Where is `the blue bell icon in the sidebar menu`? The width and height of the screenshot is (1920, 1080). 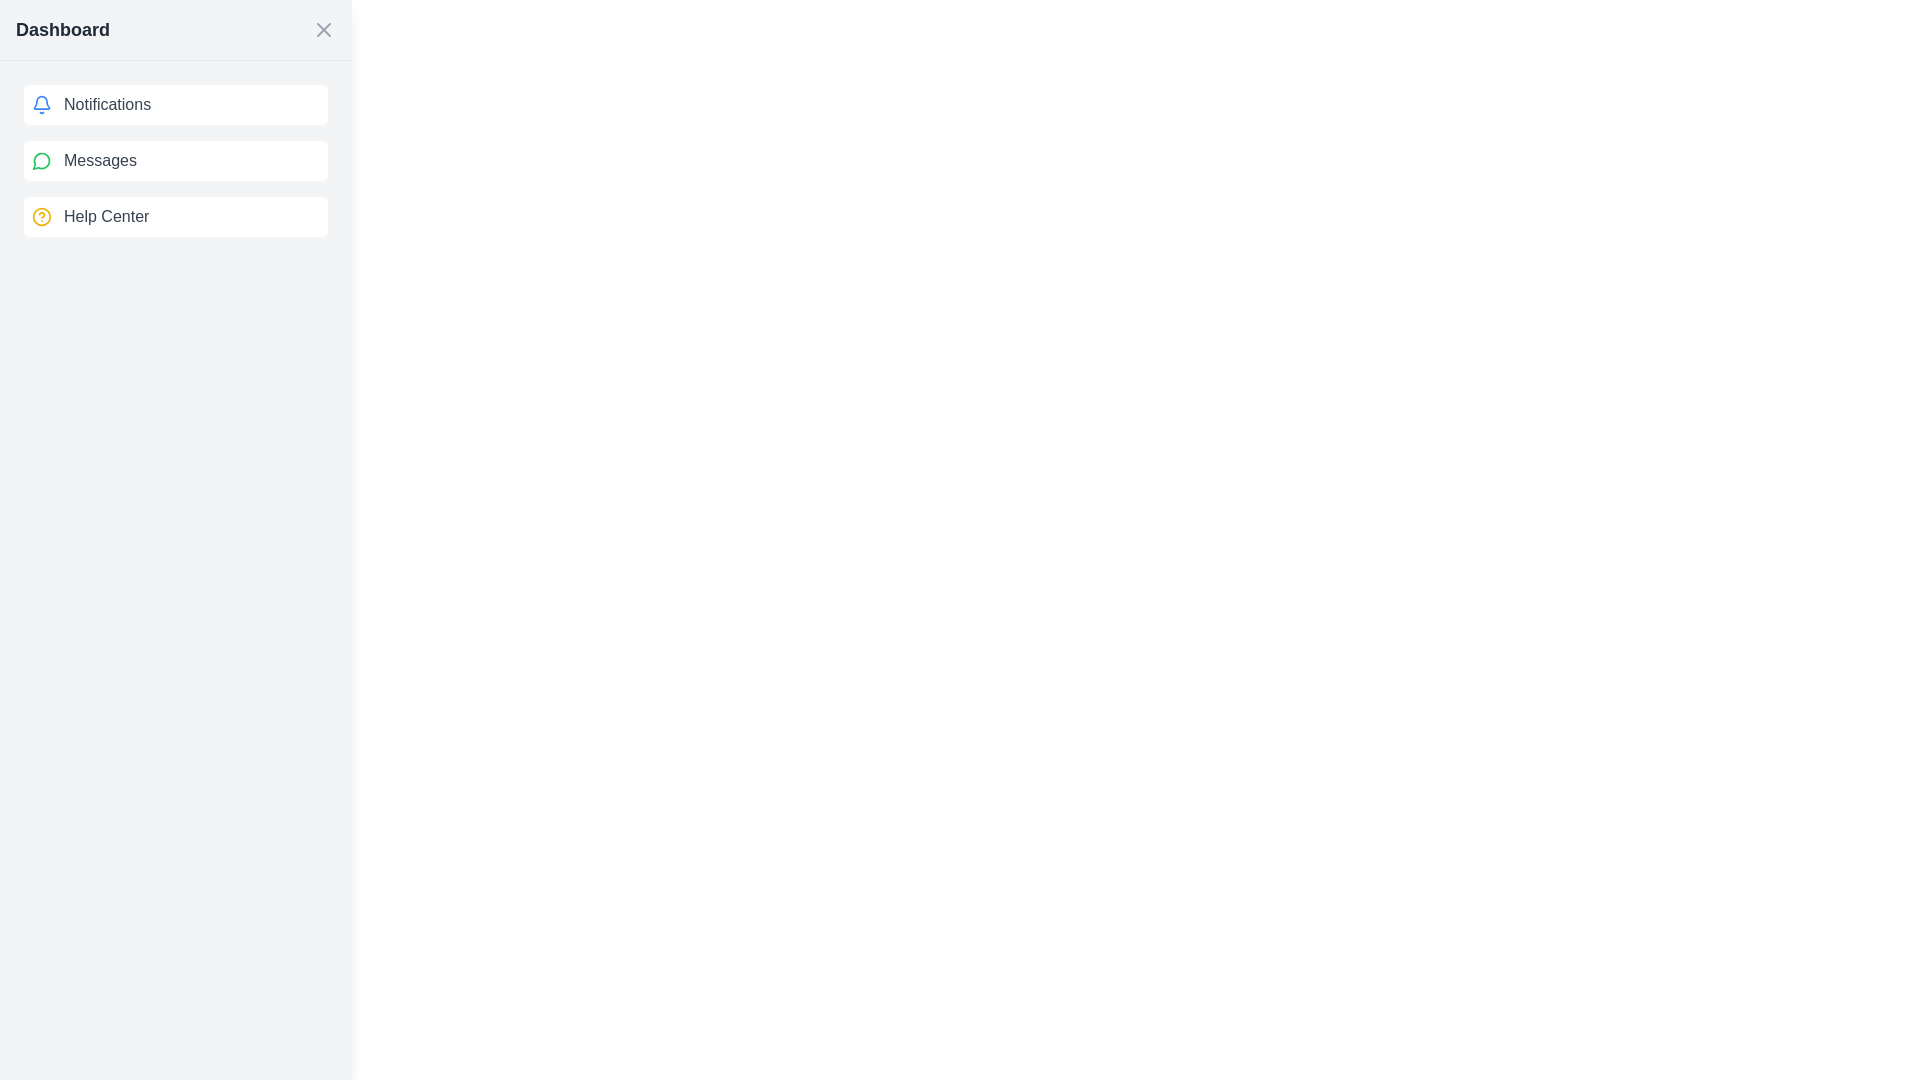 the blue bell icon in the sidebar menu is located at coordinates (42, 104).